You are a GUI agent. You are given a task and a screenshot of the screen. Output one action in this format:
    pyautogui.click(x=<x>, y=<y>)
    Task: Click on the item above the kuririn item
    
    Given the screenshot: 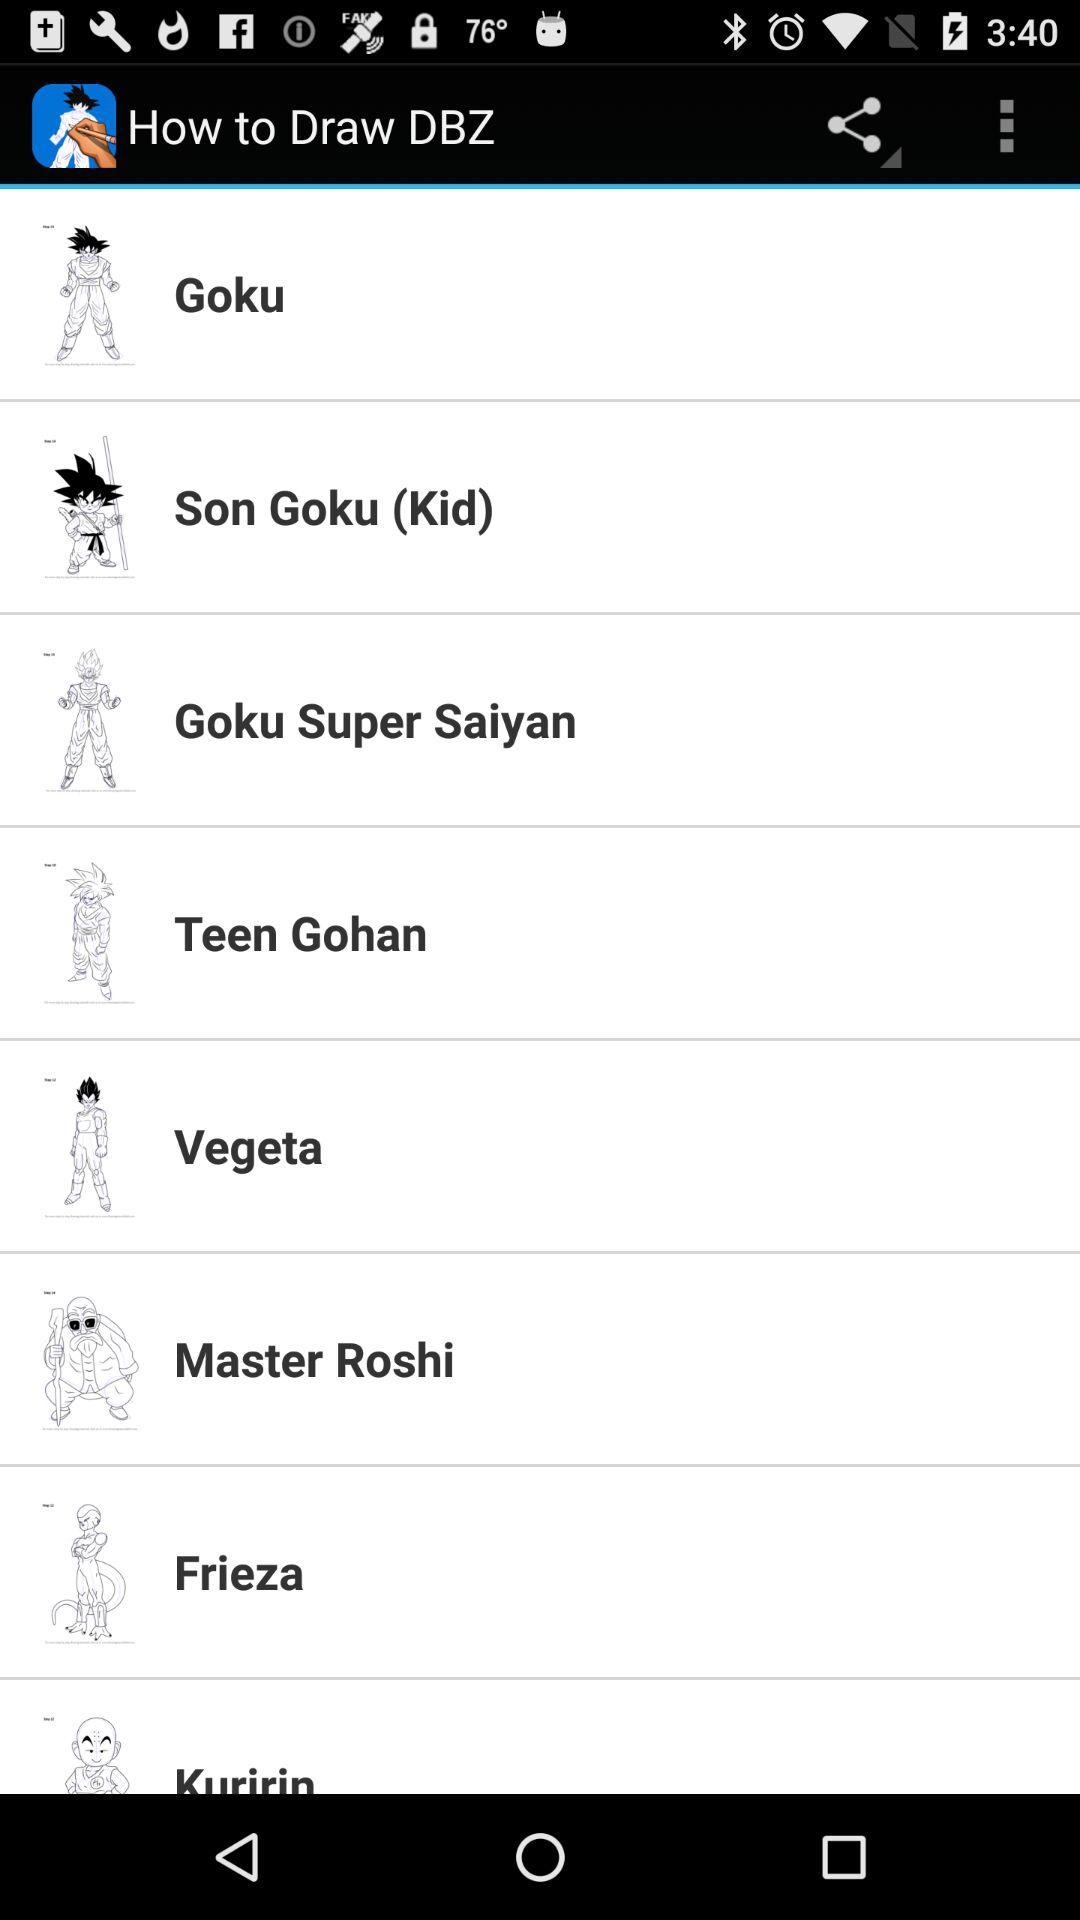 What is the action you would take?
    pyautogui.click(x=613, y=1570)
    